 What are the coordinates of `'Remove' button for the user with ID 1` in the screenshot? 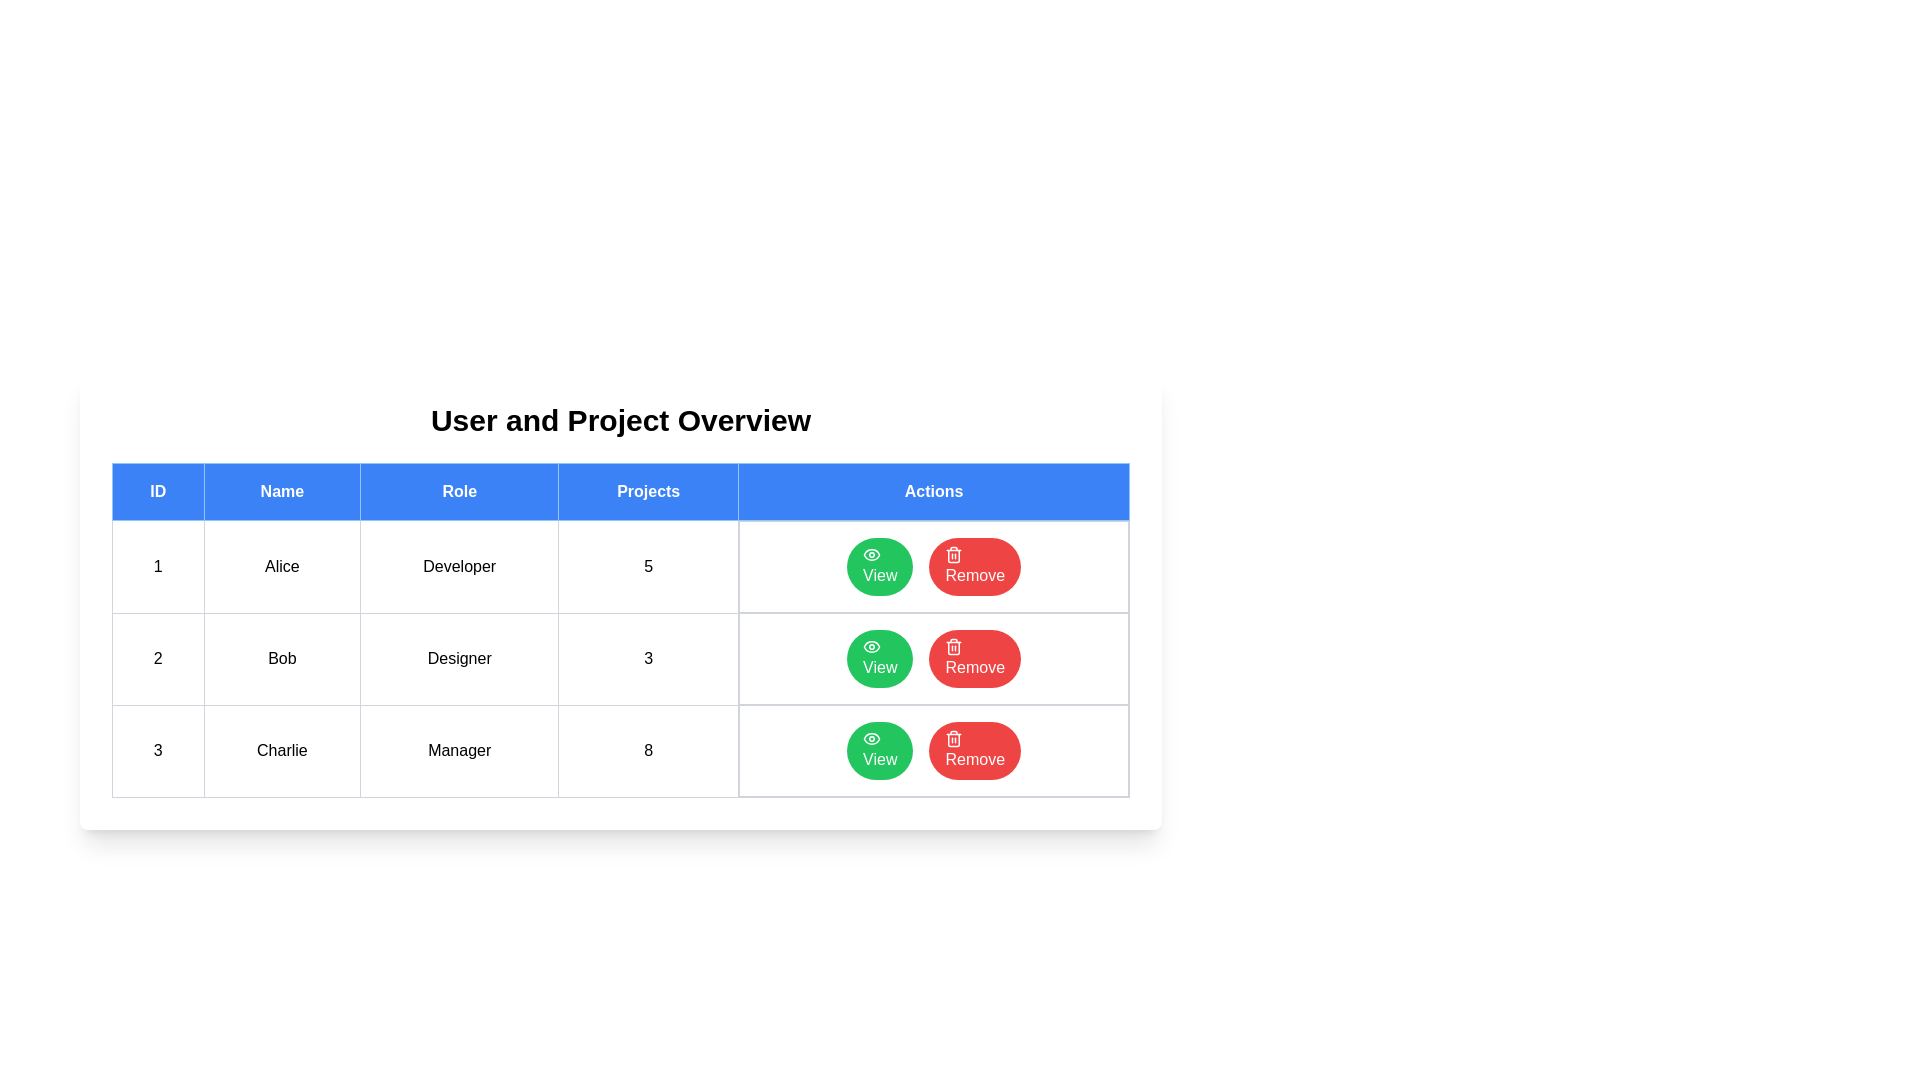 It's located at (975, 567).